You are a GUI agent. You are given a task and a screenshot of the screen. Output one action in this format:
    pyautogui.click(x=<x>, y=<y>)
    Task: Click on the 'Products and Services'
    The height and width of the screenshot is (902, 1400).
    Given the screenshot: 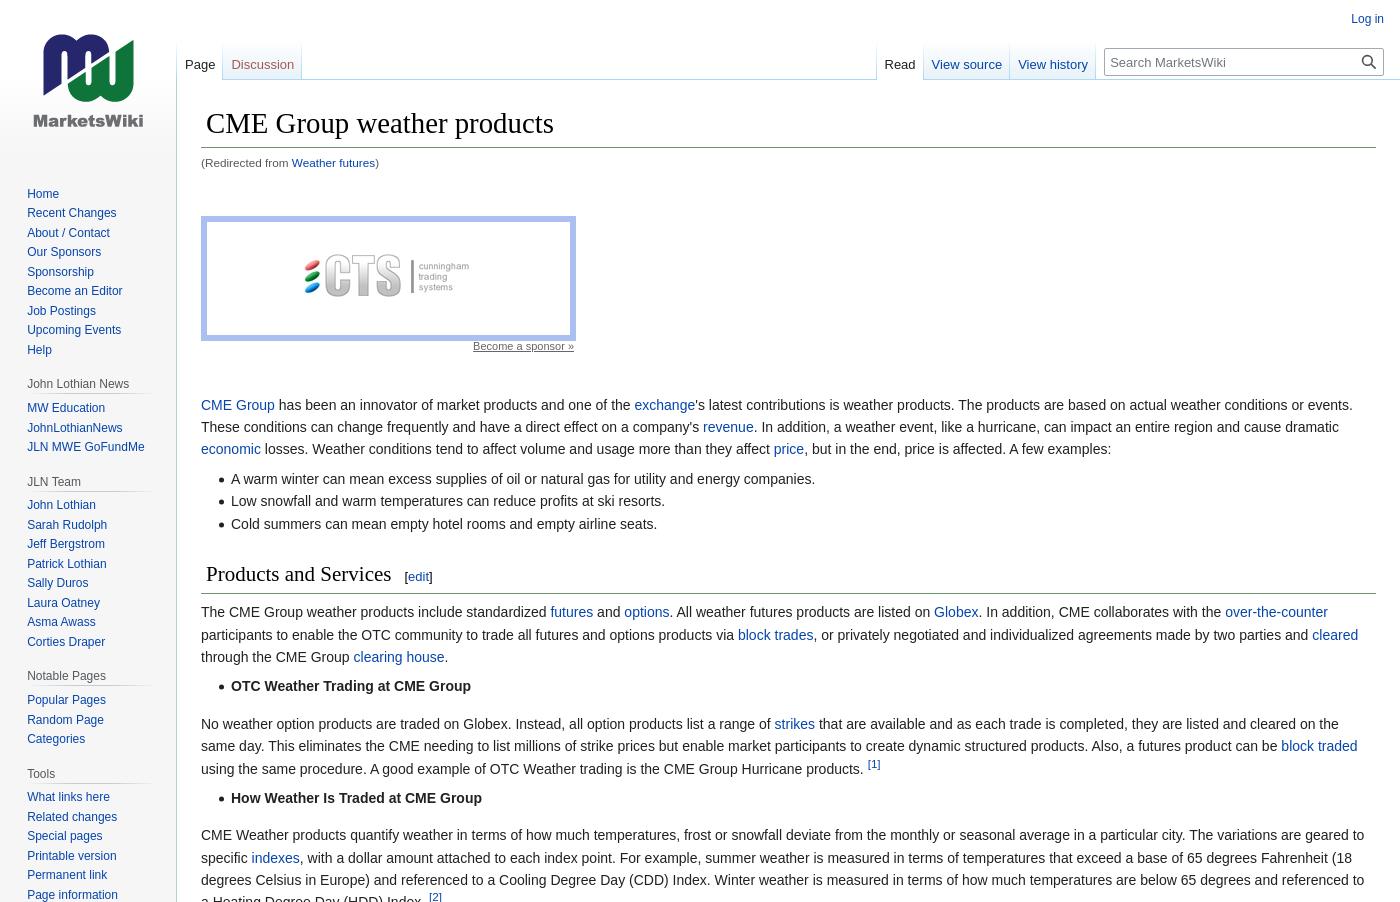 What is the action you would take?
    pyautogui.click(x=298, y=573)
    